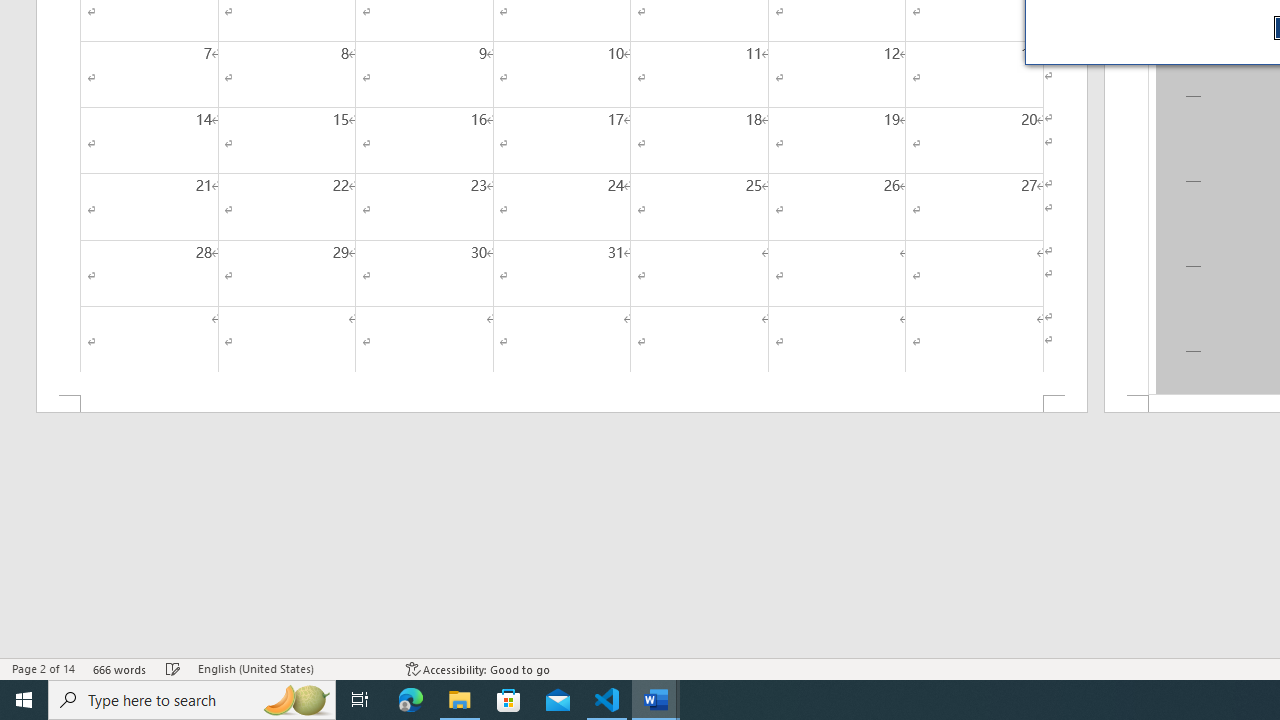  Describe the element at coordinates (291, 669) in the screenshot. I see `'Language English (United States)'` at that location.